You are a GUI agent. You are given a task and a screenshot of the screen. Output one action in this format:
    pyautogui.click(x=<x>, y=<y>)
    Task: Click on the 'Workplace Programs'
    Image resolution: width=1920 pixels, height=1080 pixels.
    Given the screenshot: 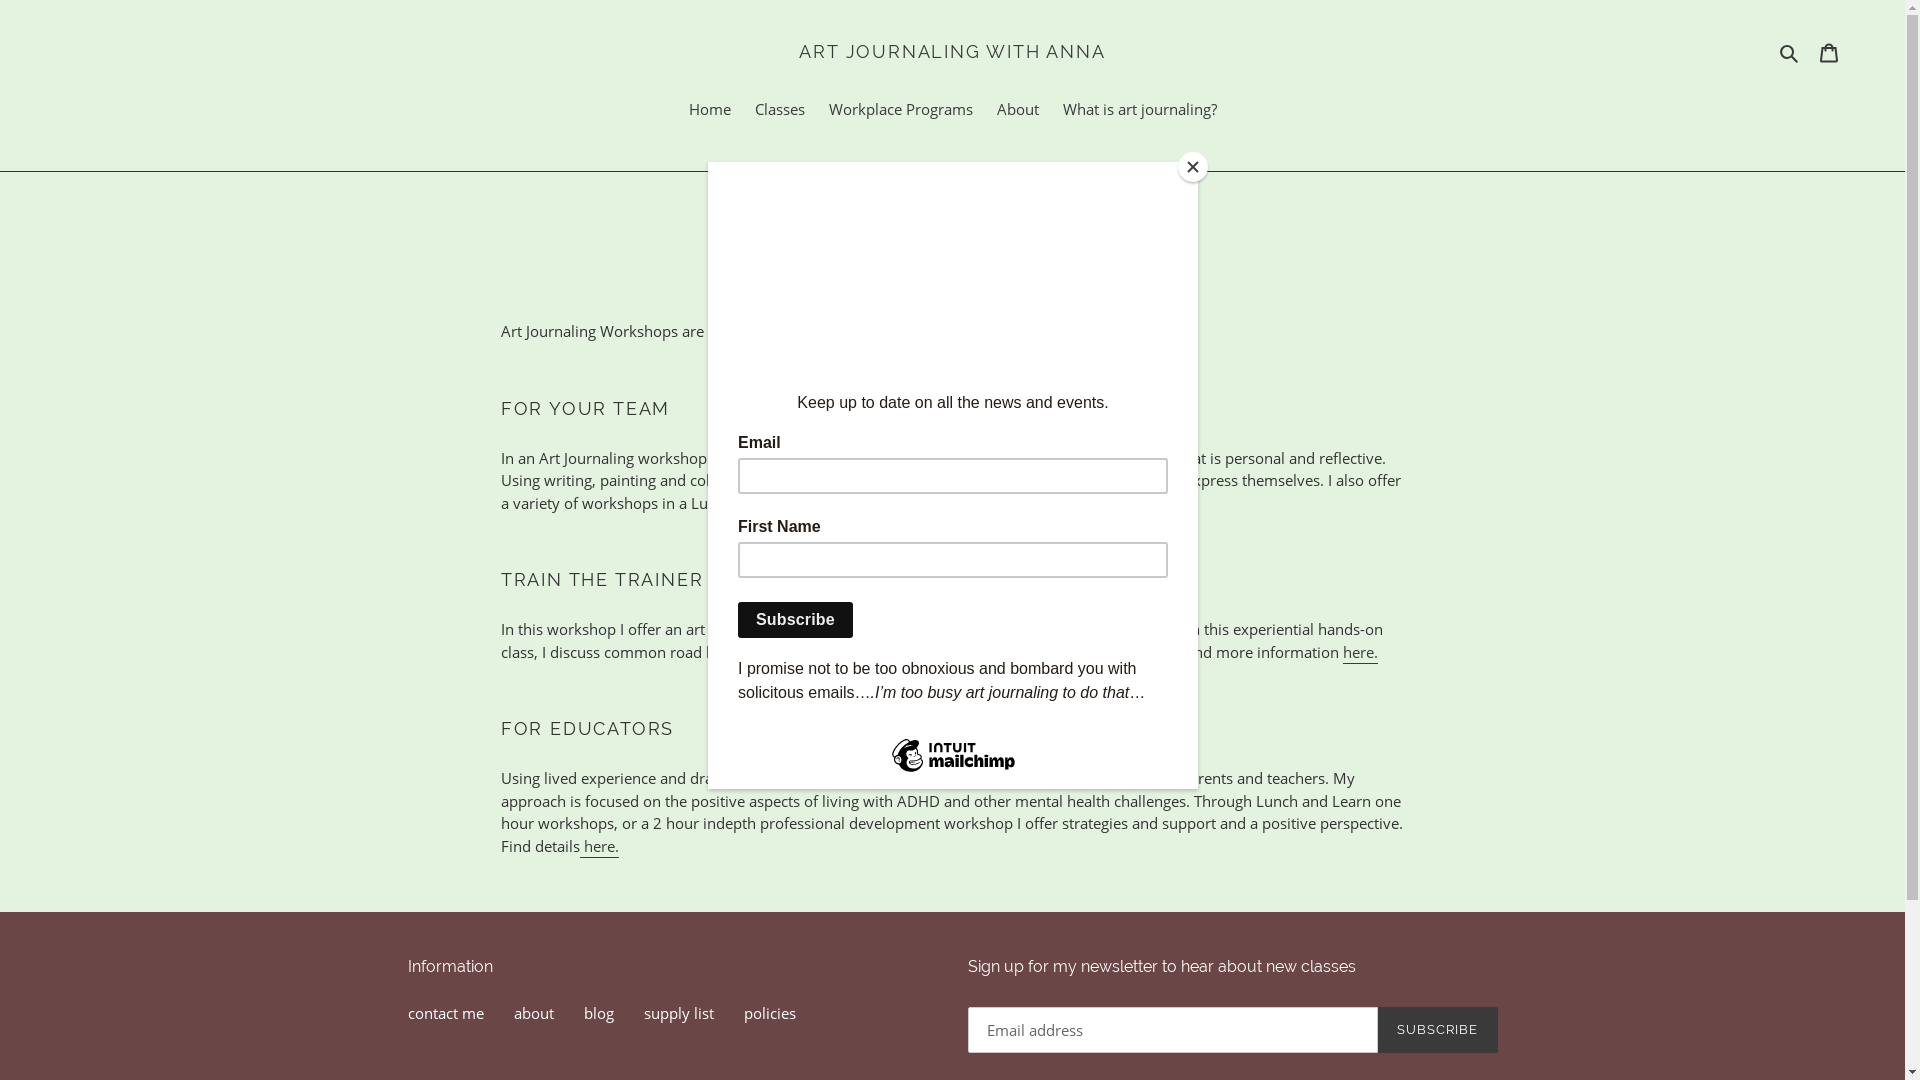 What is the action you would take?
    pyautogui.click(x=899, y=111)
    